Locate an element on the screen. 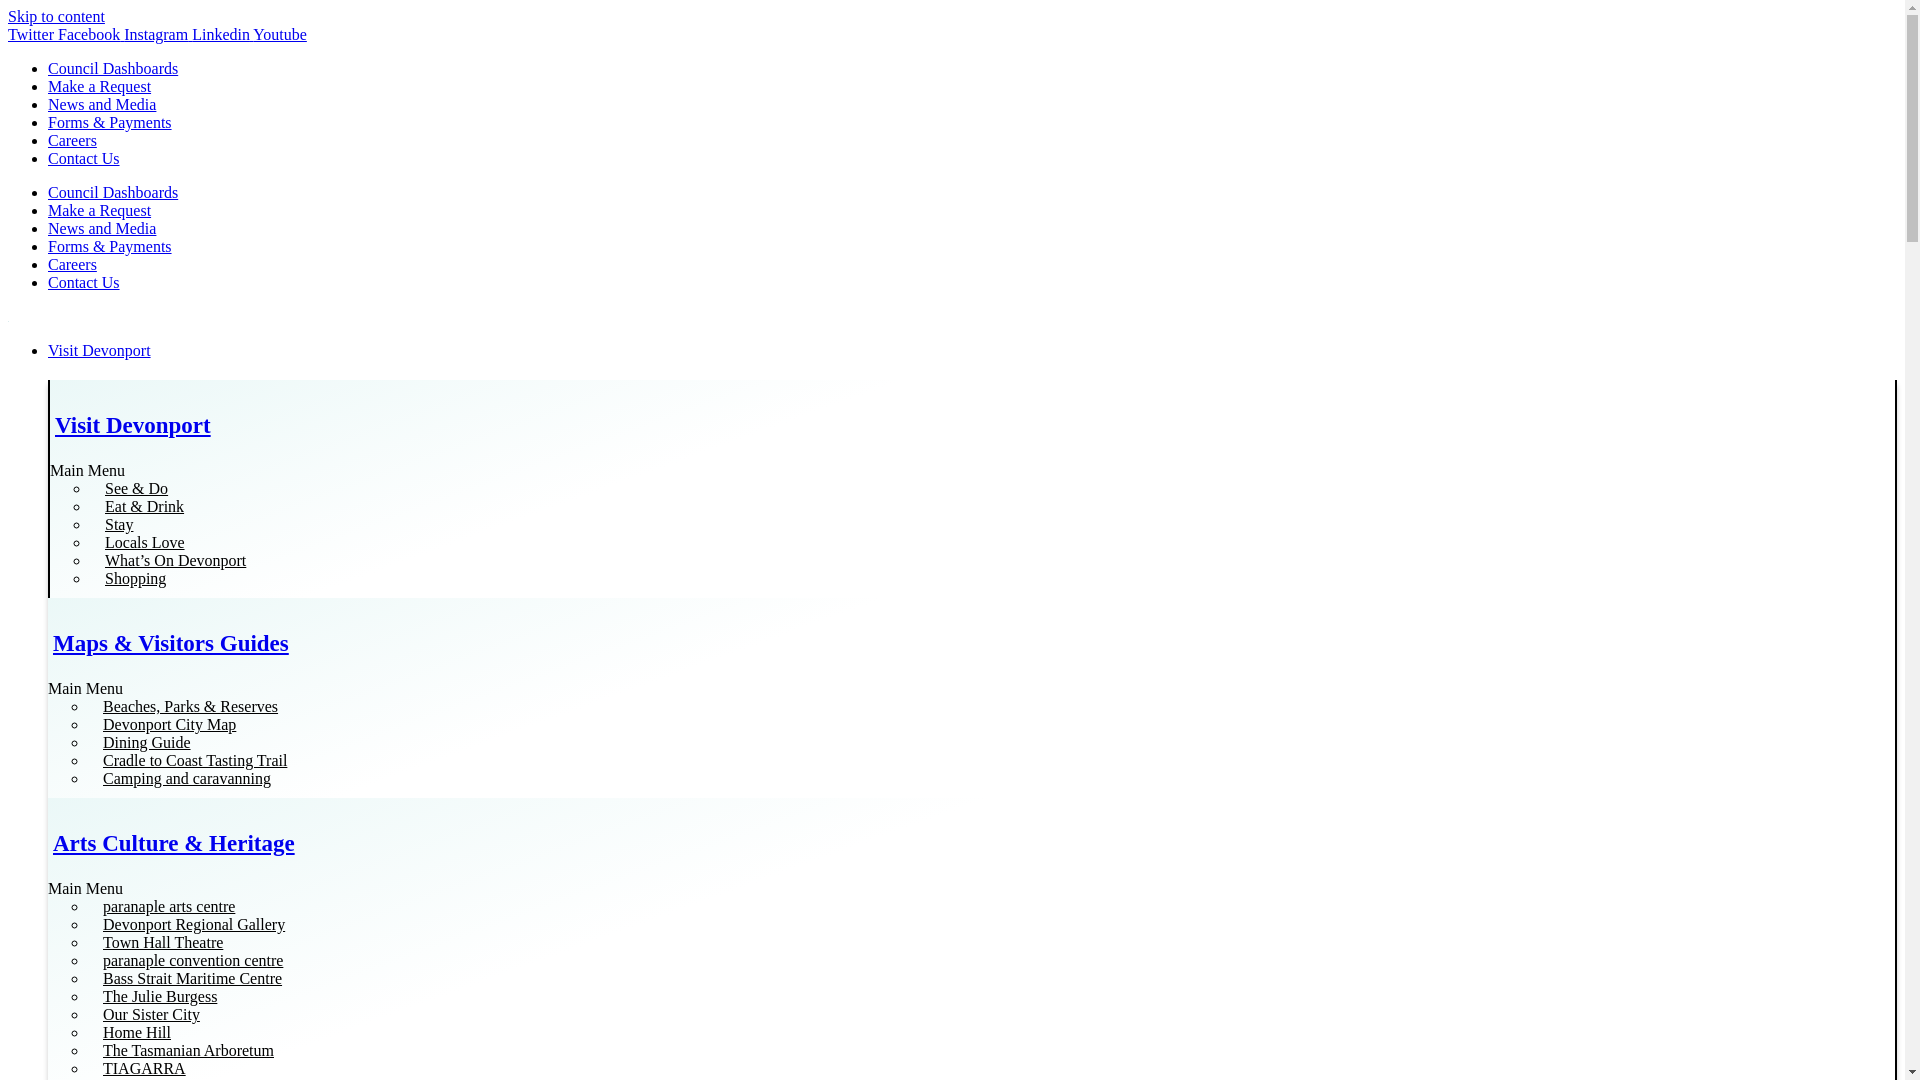 Image resolution: width=1920 pixels, height=1080 pixels. 'Contact Us' is located at coordinates (82, 282).